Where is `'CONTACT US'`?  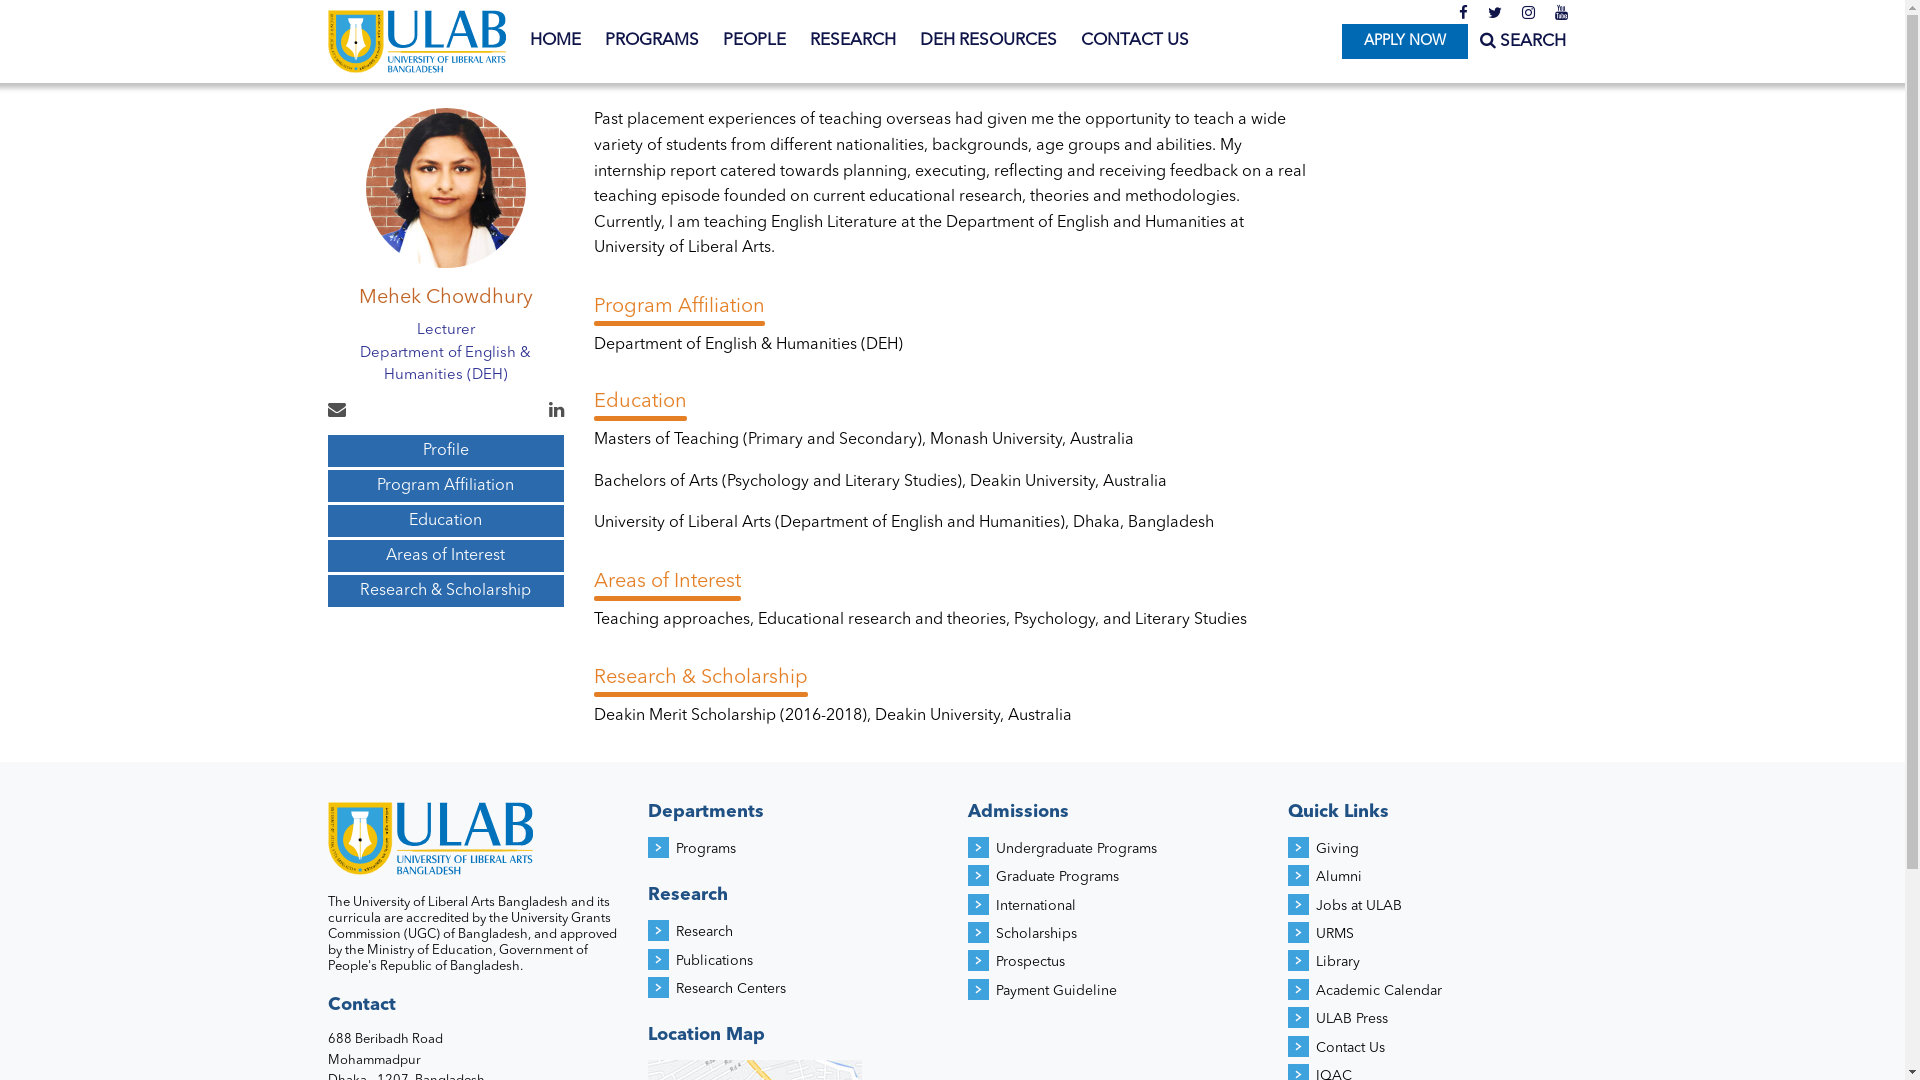 'CONTACT US' is located at coordinates (1133, 41).